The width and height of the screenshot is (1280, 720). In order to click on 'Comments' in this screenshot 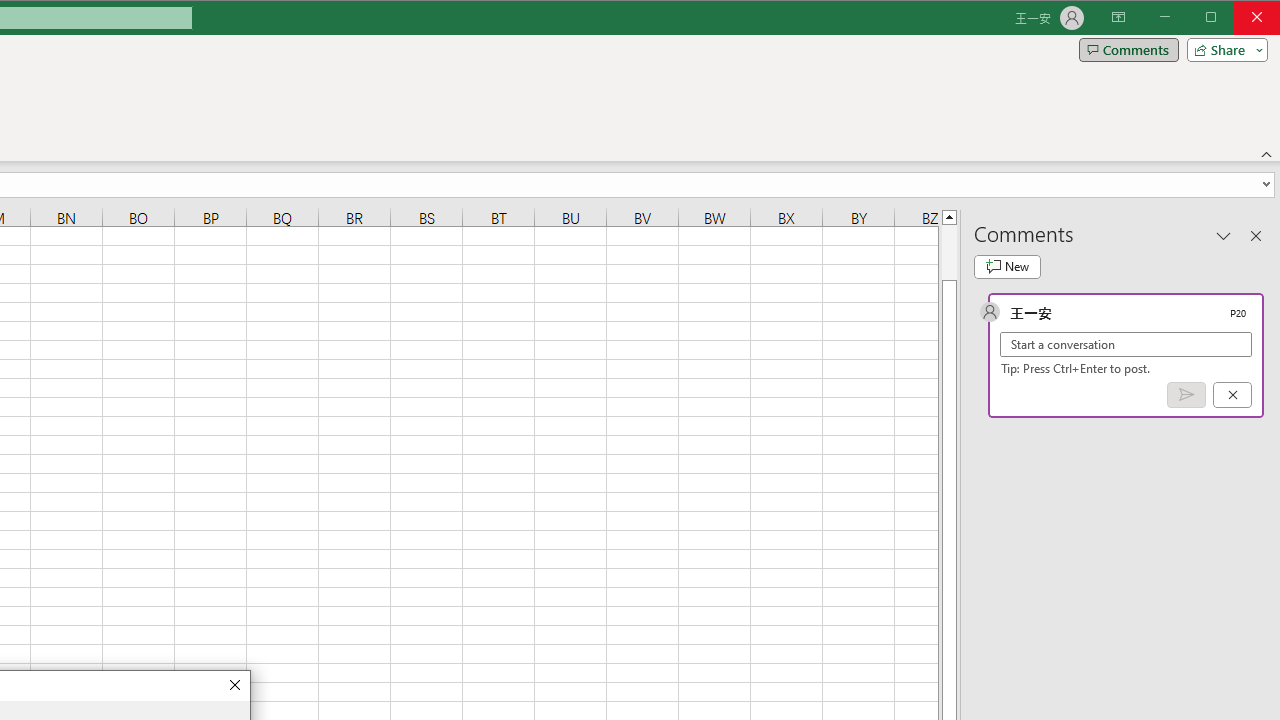, I will do `click(1128, 49)`.